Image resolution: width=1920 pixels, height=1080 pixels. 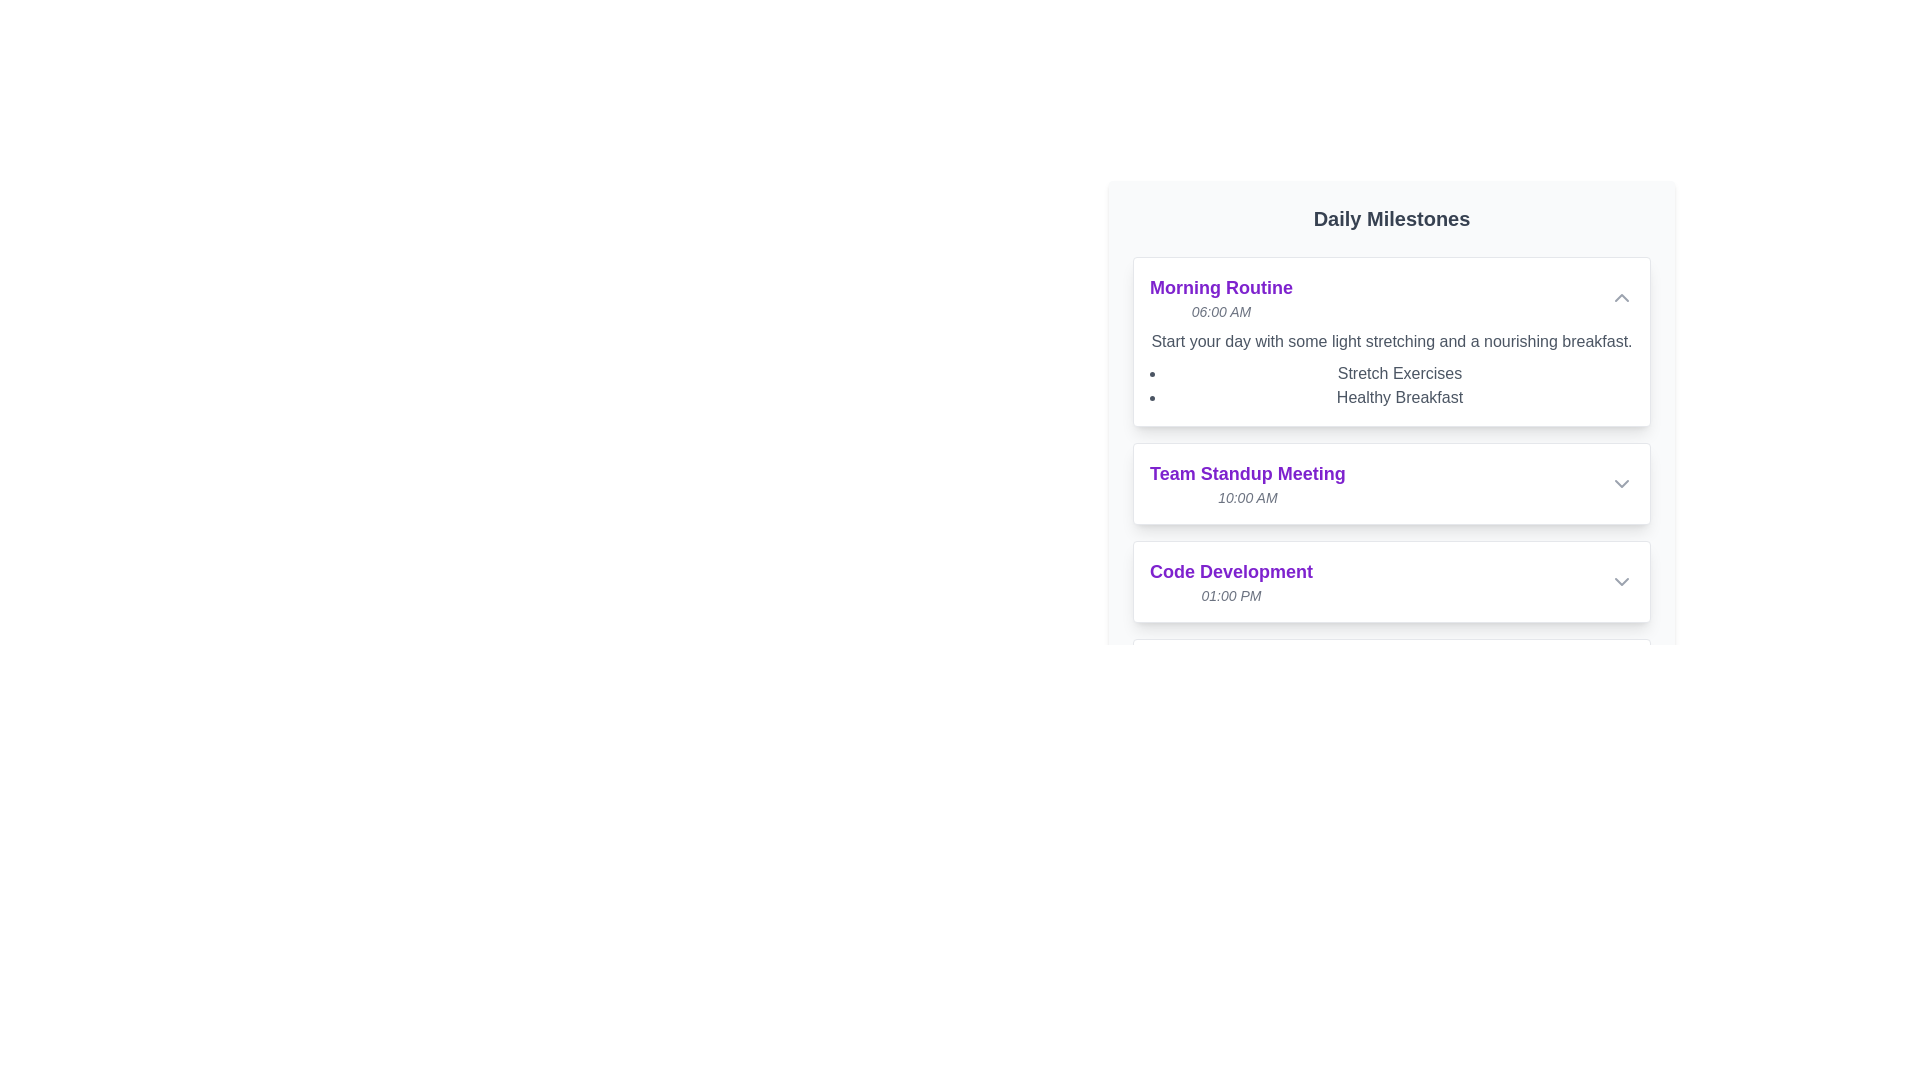 What do you see at coordinates (1391, 483) in the screenshot?
I see `the downward-pointing arrow button on the 'Team Standup Meeting' expandable list item` at bounding box center [1391, 483].